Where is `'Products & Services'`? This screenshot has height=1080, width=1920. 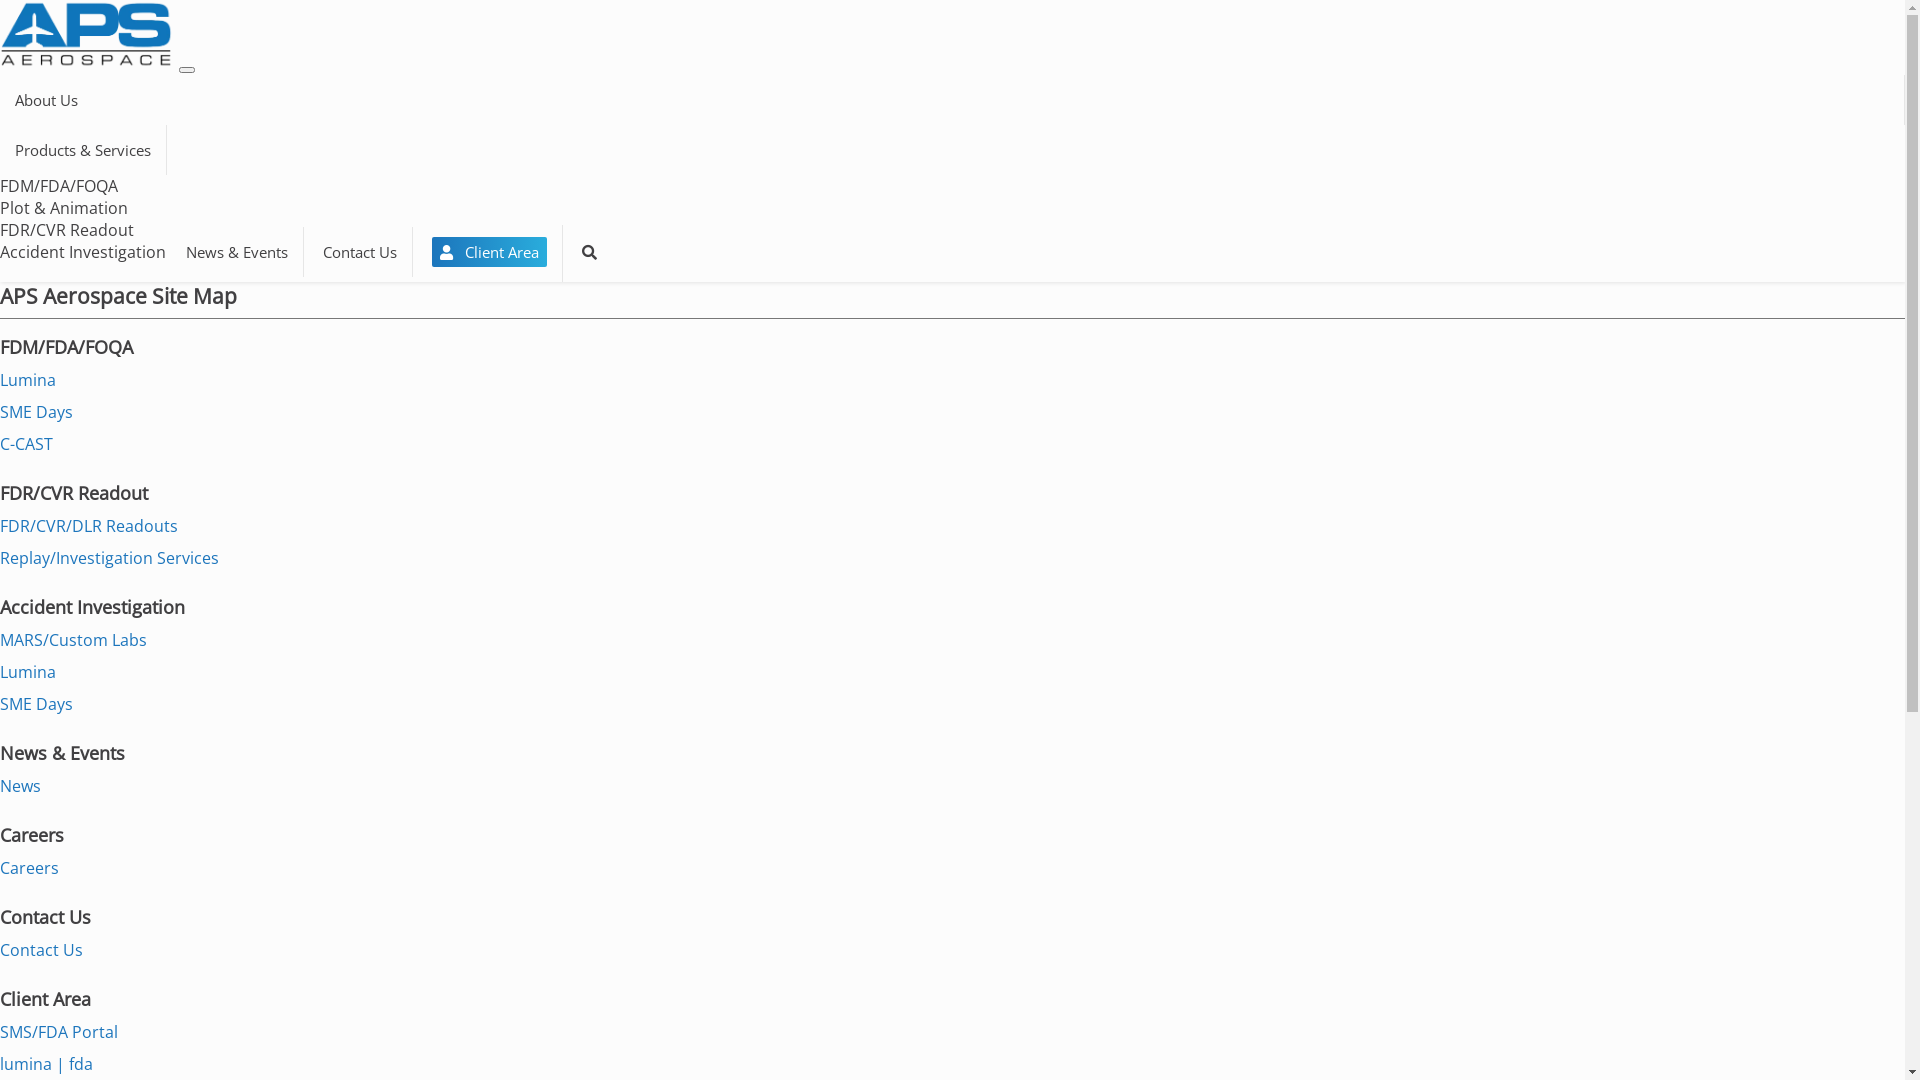
'Products & Services' is located at coordinates (82, 149).